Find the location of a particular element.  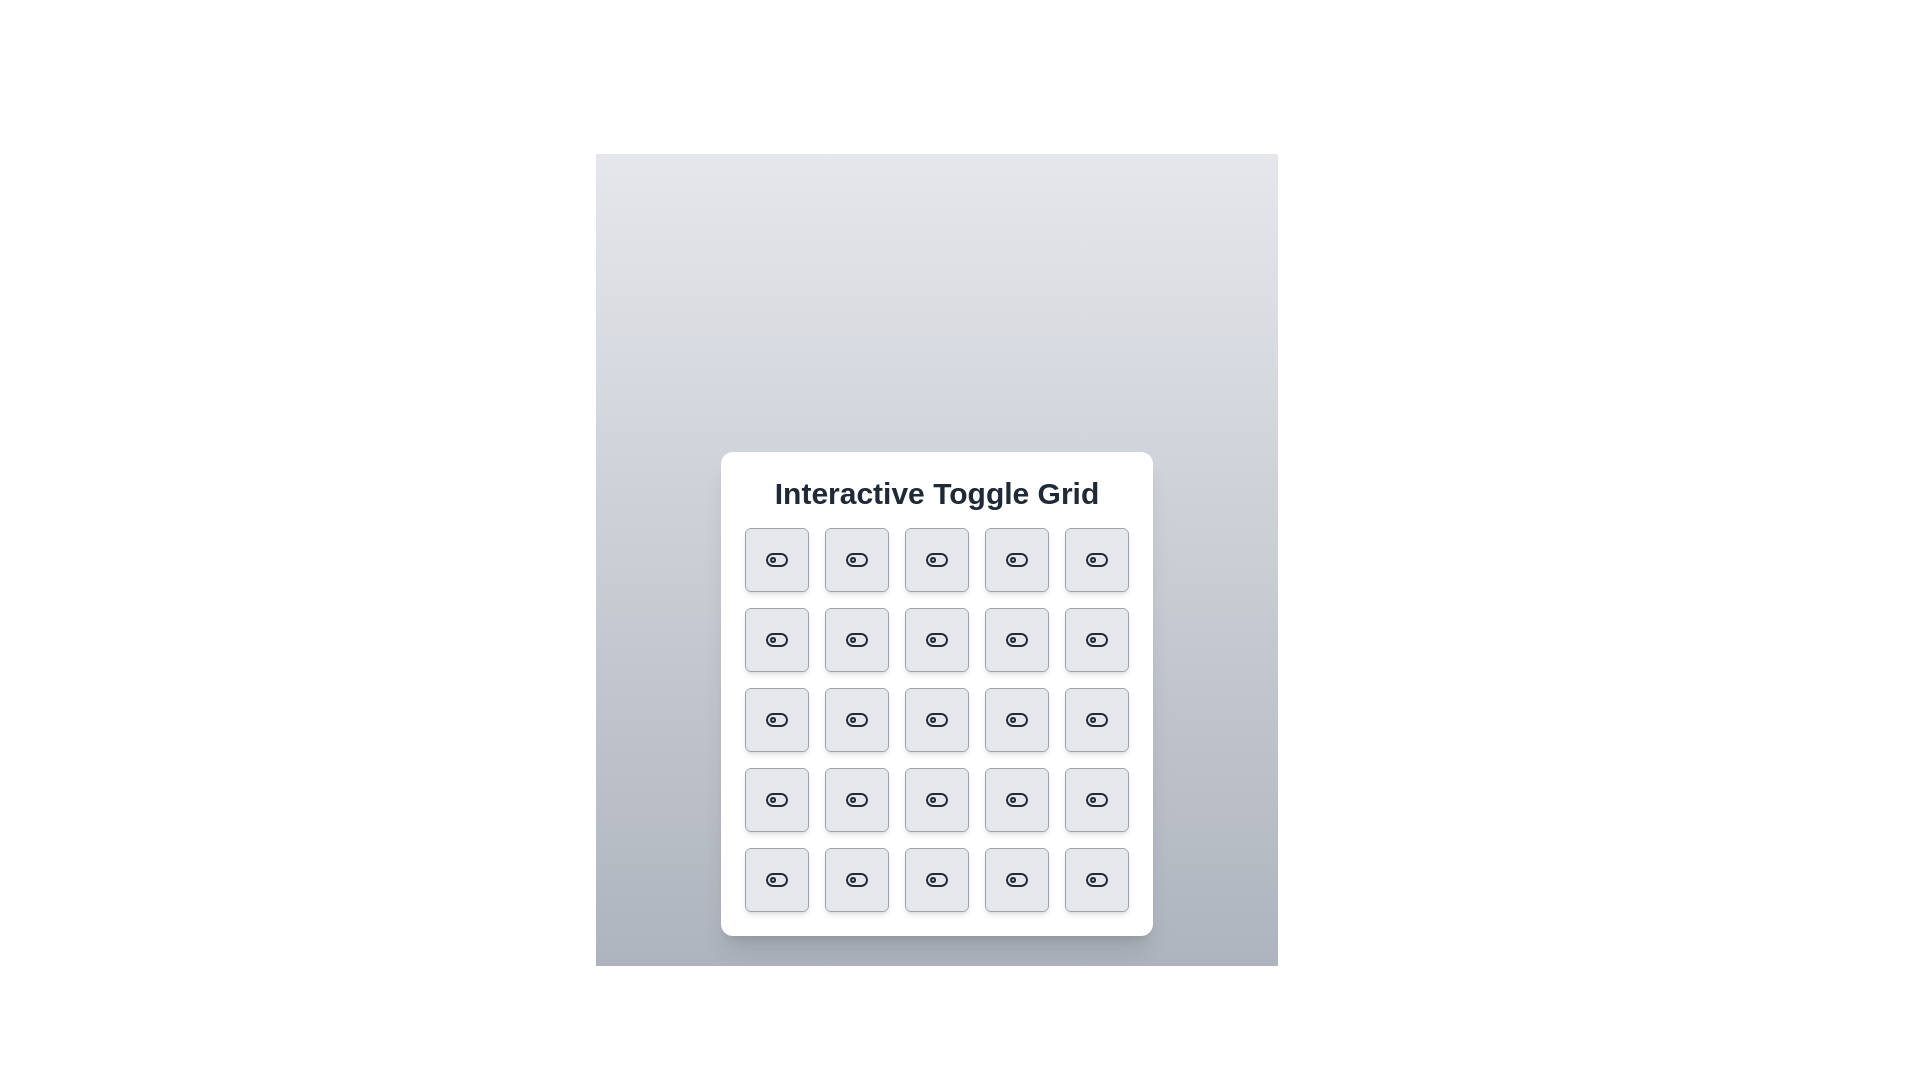

the title element of the grid to view its text is located at coordinates (935, 493).